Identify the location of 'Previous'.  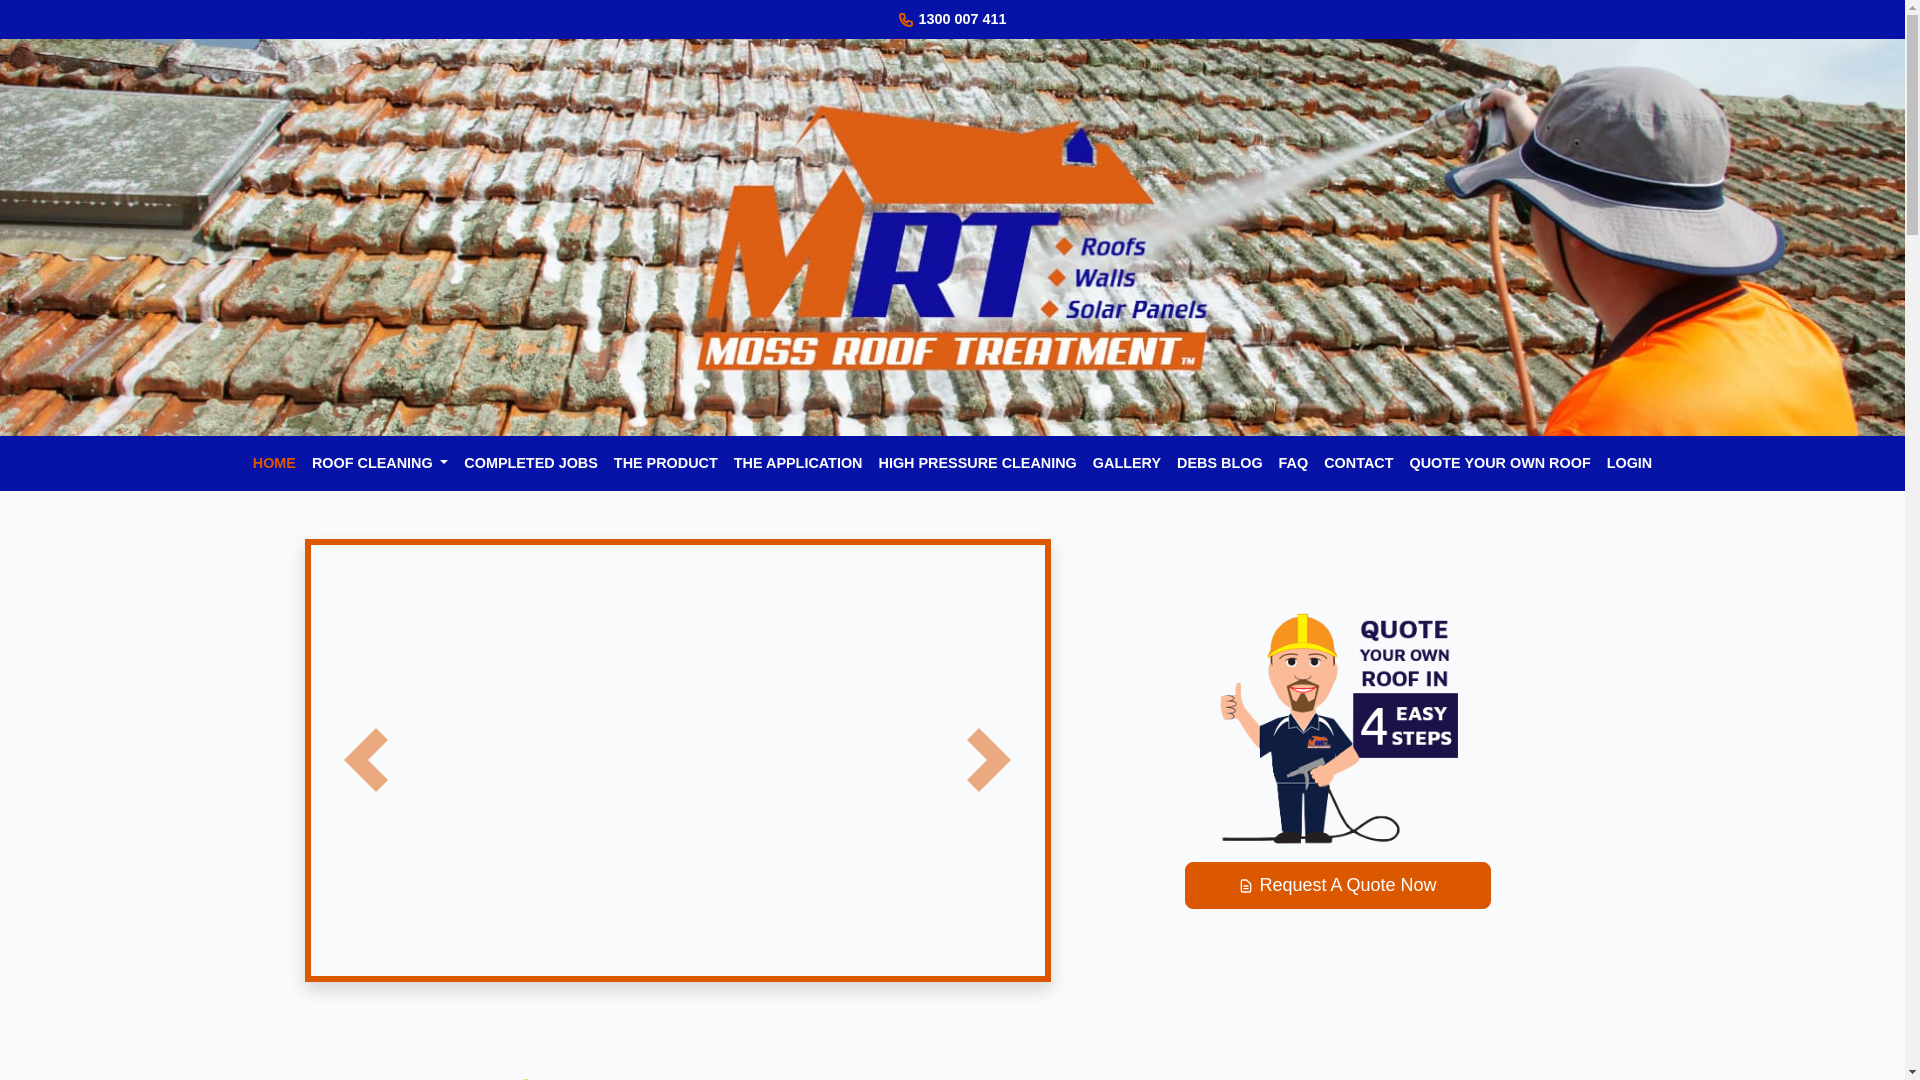
(364, 760).